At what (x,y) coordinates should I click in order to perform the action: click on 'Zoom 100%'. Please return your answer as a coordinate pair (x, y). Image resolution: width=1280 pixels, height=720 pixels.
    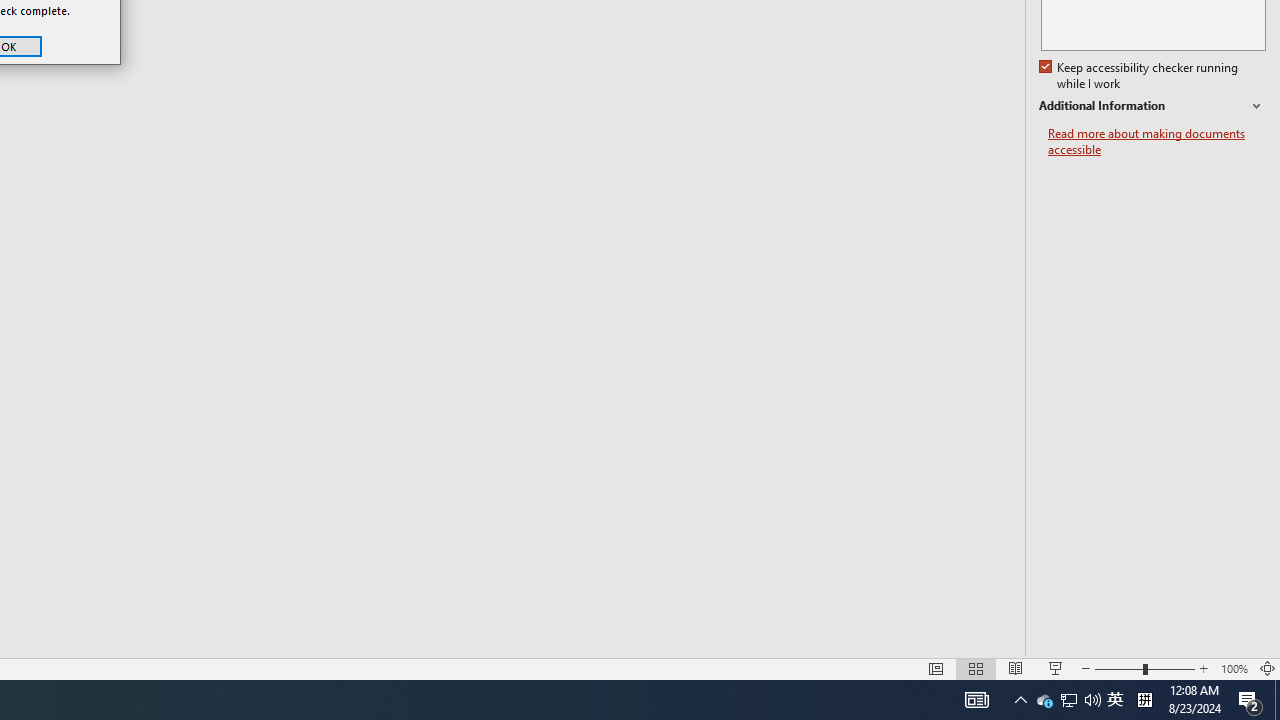
    Looking at the image, I should click on (1233, 669).